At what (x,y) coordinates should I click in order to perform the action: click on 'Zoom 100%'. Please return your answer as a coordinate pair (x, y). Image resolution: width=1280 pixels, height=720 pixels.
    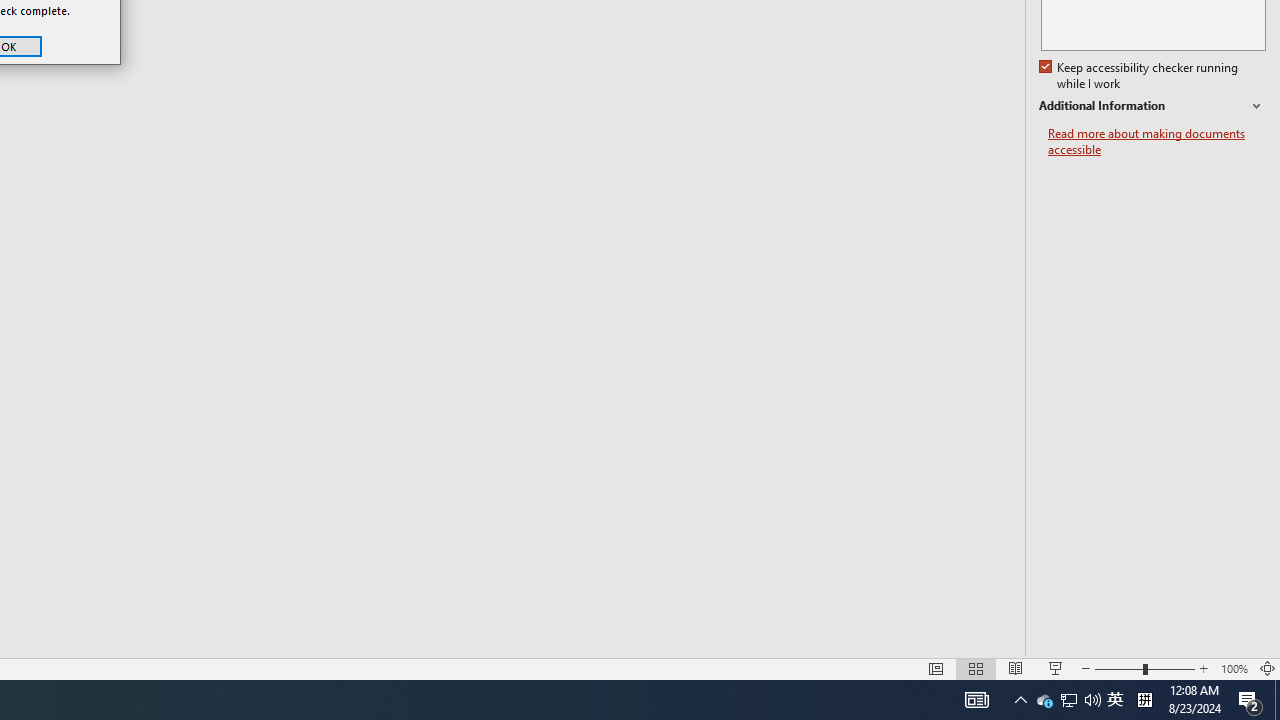
    Looking at the image, I should click on (1233, 669).